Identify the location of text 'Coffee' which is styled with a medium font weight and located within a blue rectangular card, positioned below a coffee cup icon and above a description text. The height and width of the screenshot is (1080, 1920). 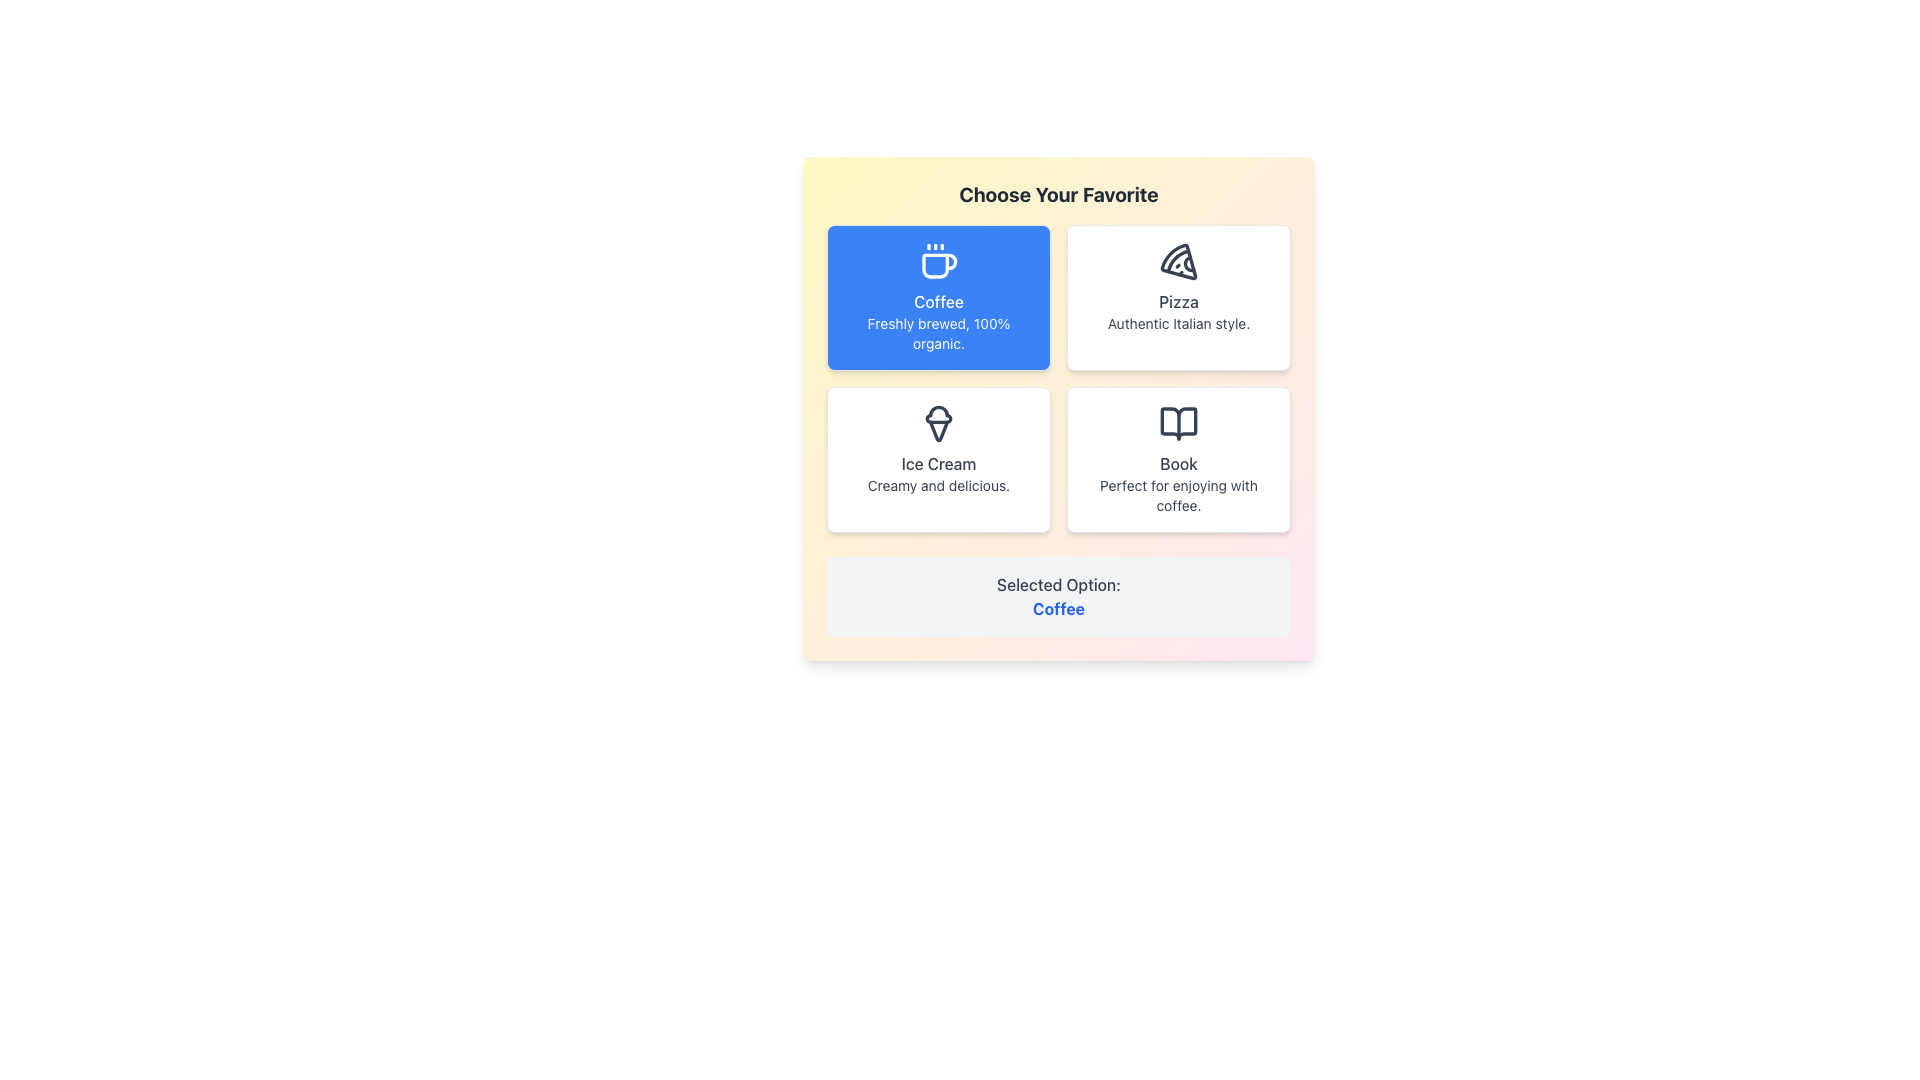
(938, 301).